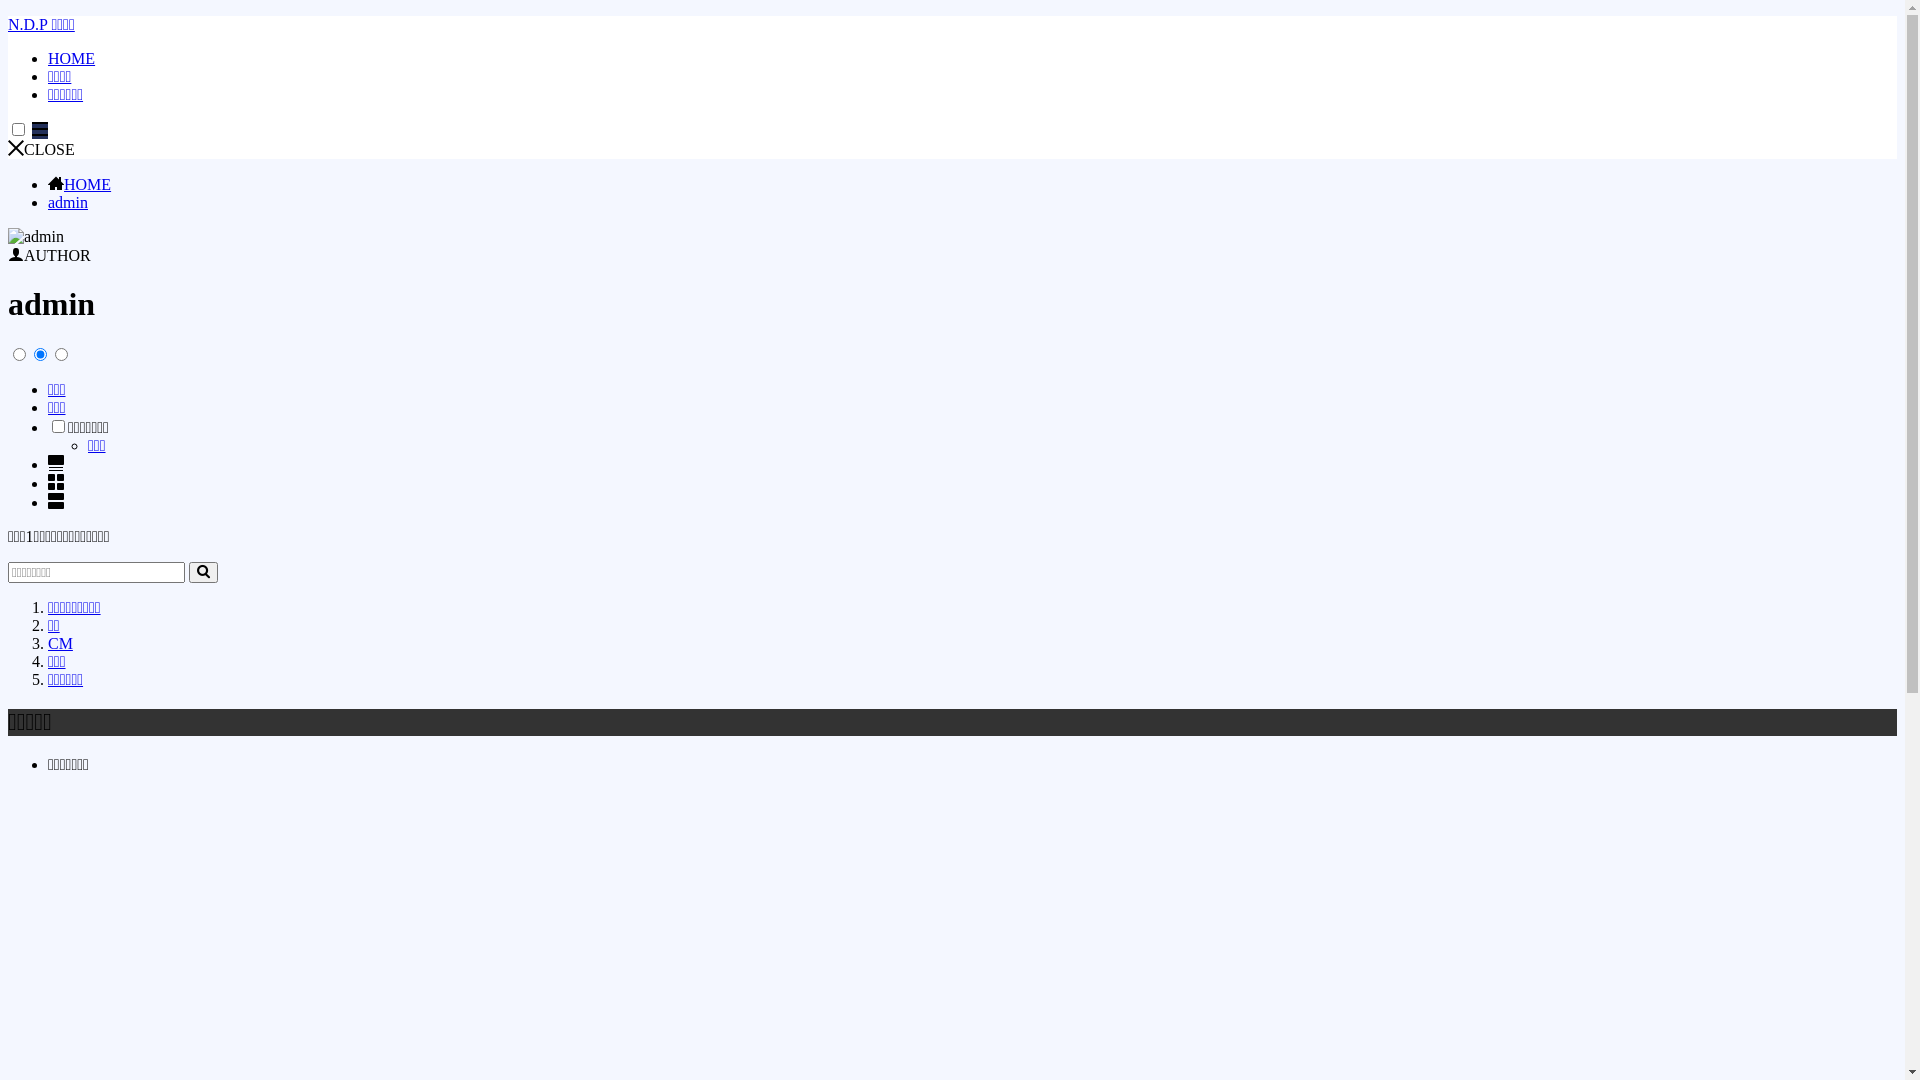 The width and height of the screenshot is (1920, 1080). I want to click on 'admin', so click(48, 202).